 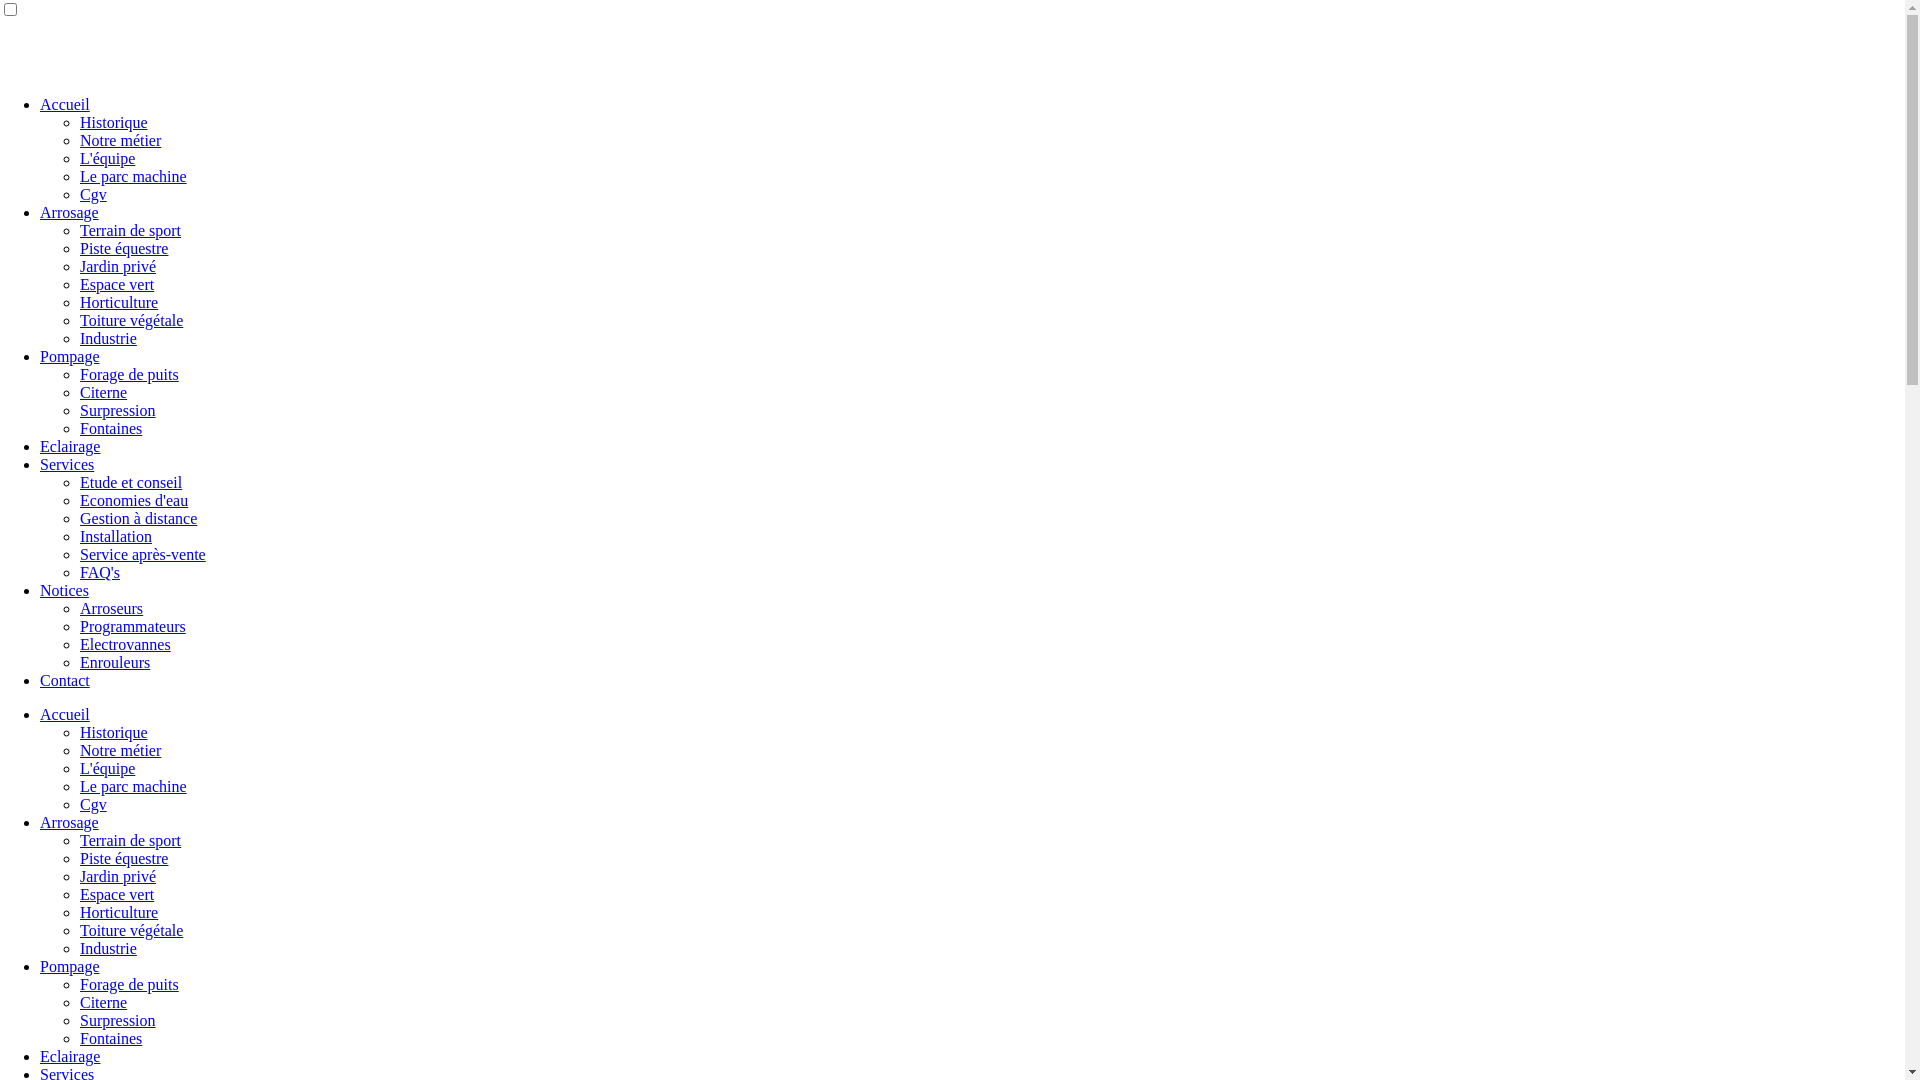 What do you see at coordinates (117, 409) in the screenshot?
I see `'Surpression'` at bounding box center [117, 409].